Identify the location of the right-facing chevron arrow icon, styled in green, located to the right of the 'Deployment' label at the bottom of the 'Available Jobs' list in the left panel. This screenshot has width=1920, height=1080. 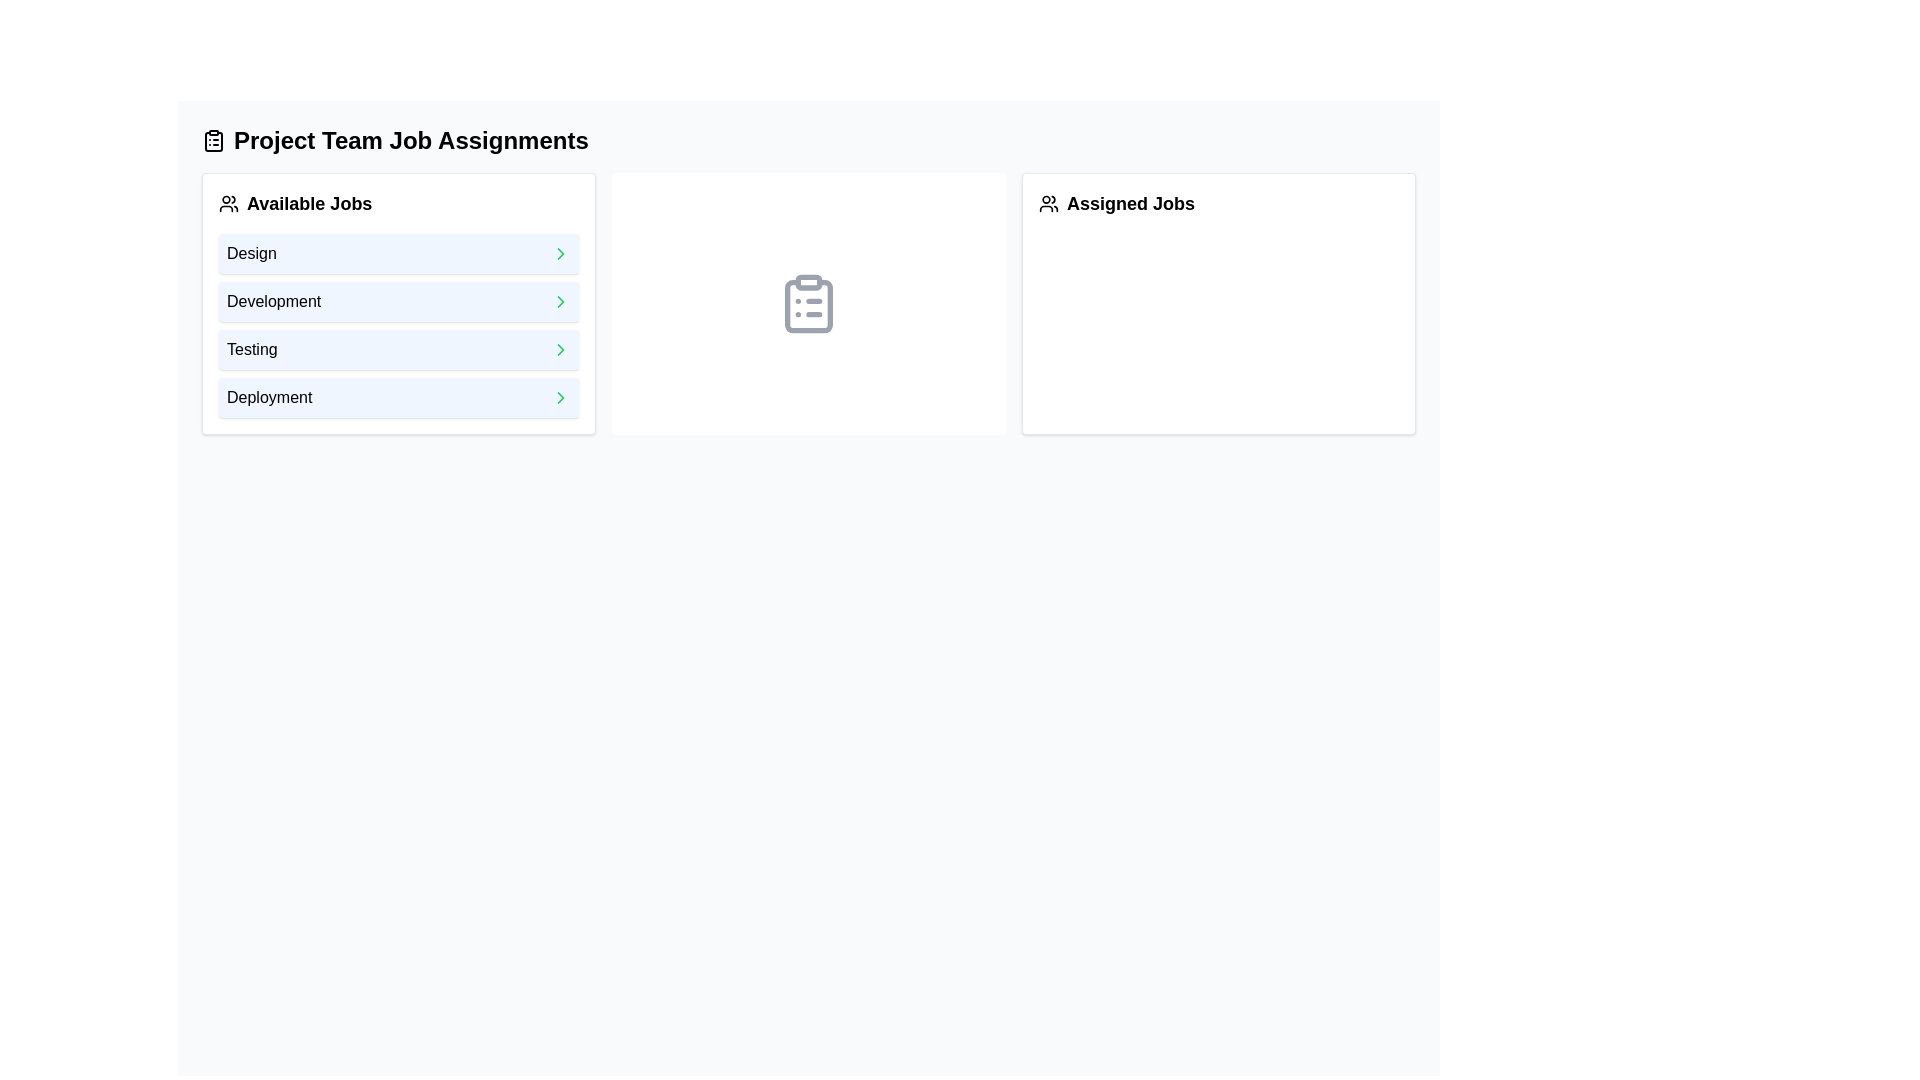
(560, 397).